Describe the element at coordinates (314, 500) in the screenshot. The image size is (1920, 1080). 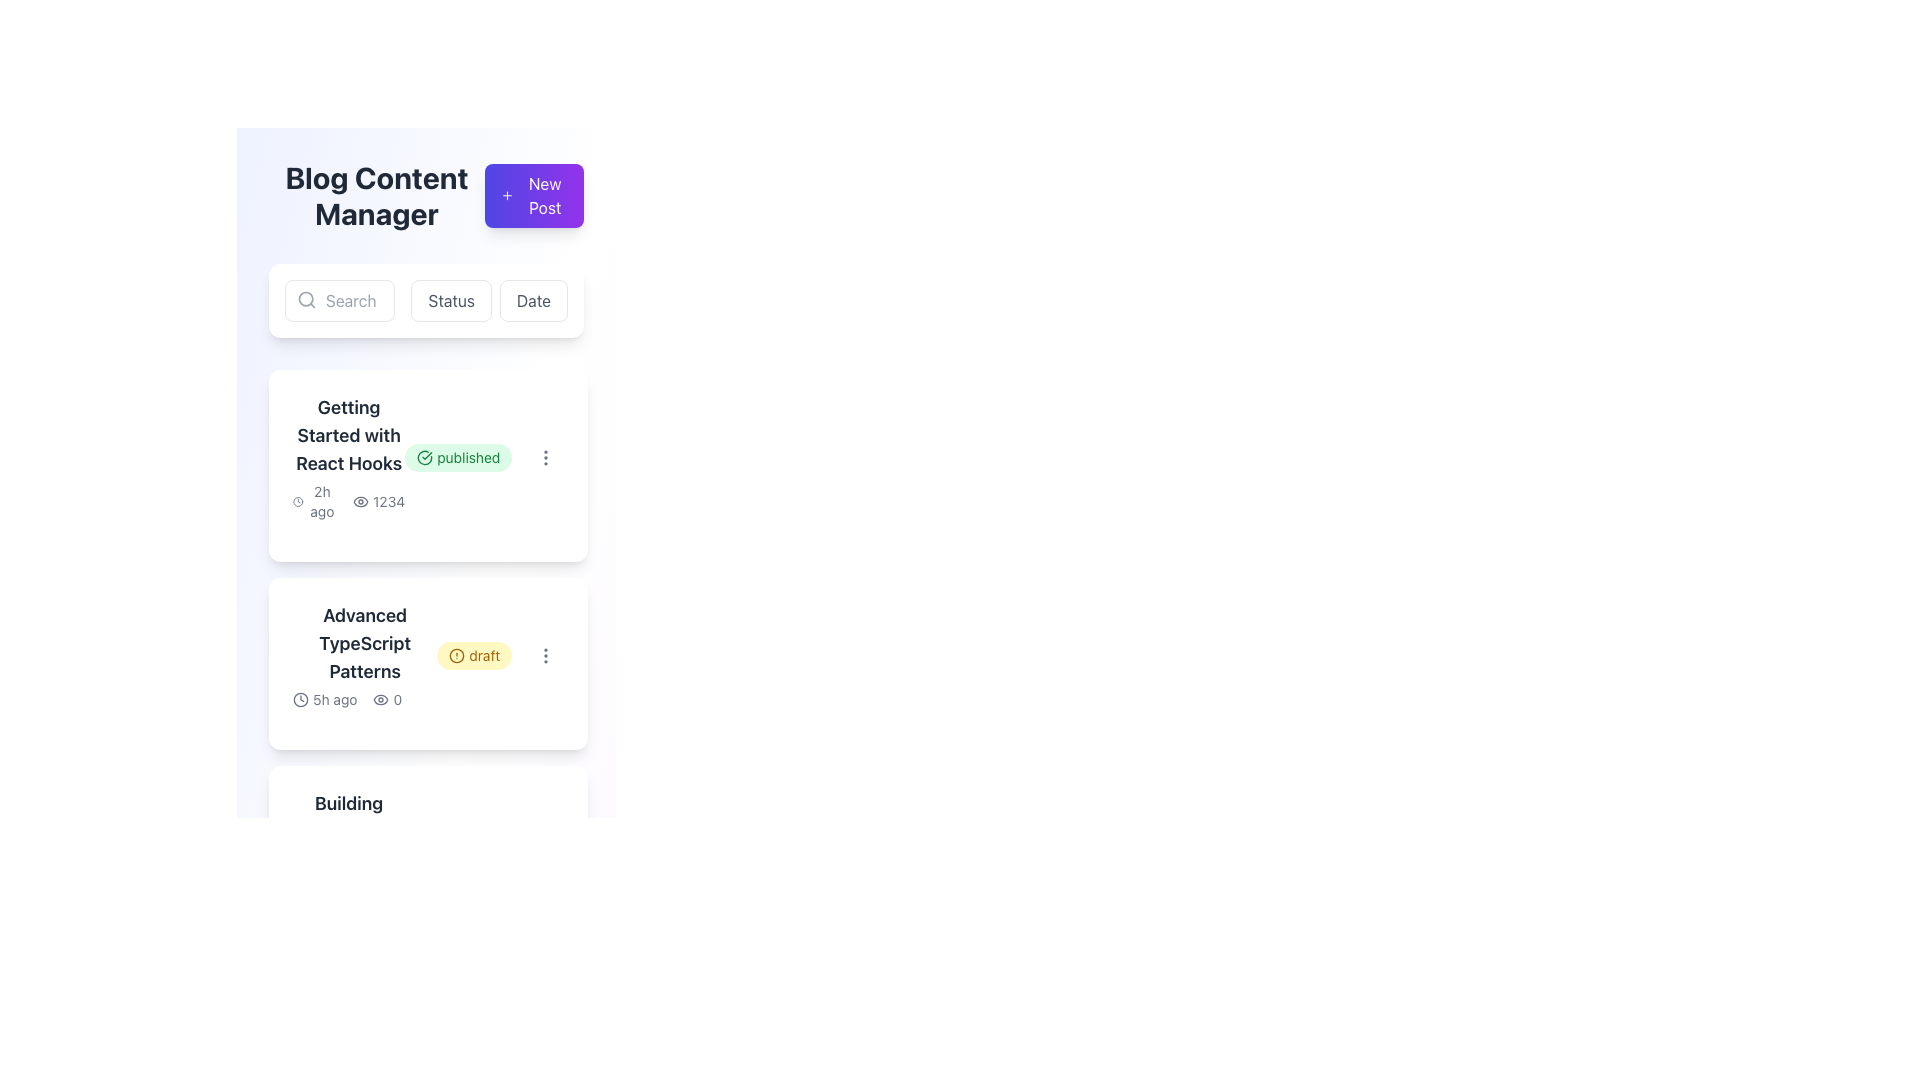
I see `the non-interactive text and icon combination displaying the relative time since the article 'Getting Started with React Hooks' was last updated` at that location.